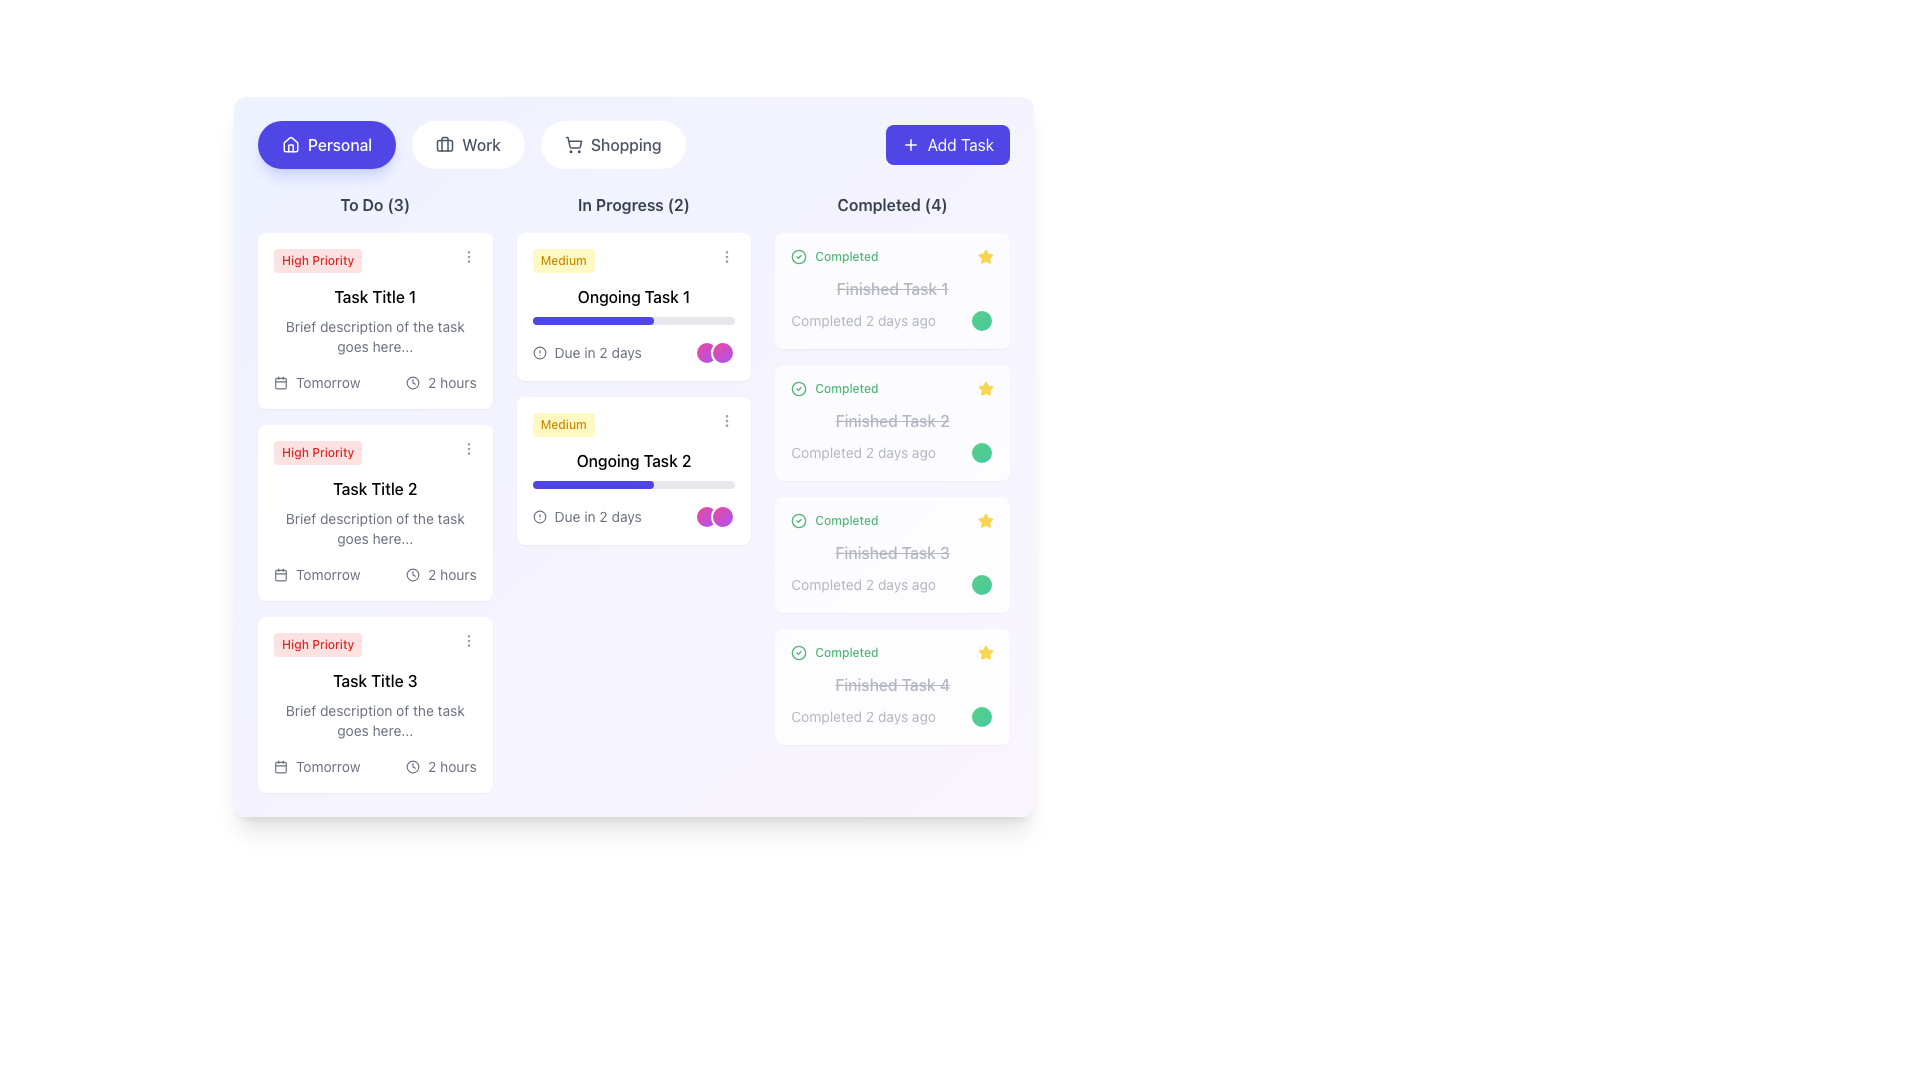  What do you see at coordinates (317, 452) in the screenshot?
I see `the pill-shaped label with a light red background and red text that displays 'High Priority', located above 'Task Title 2' in the task card` at bounding box center [317, 452].